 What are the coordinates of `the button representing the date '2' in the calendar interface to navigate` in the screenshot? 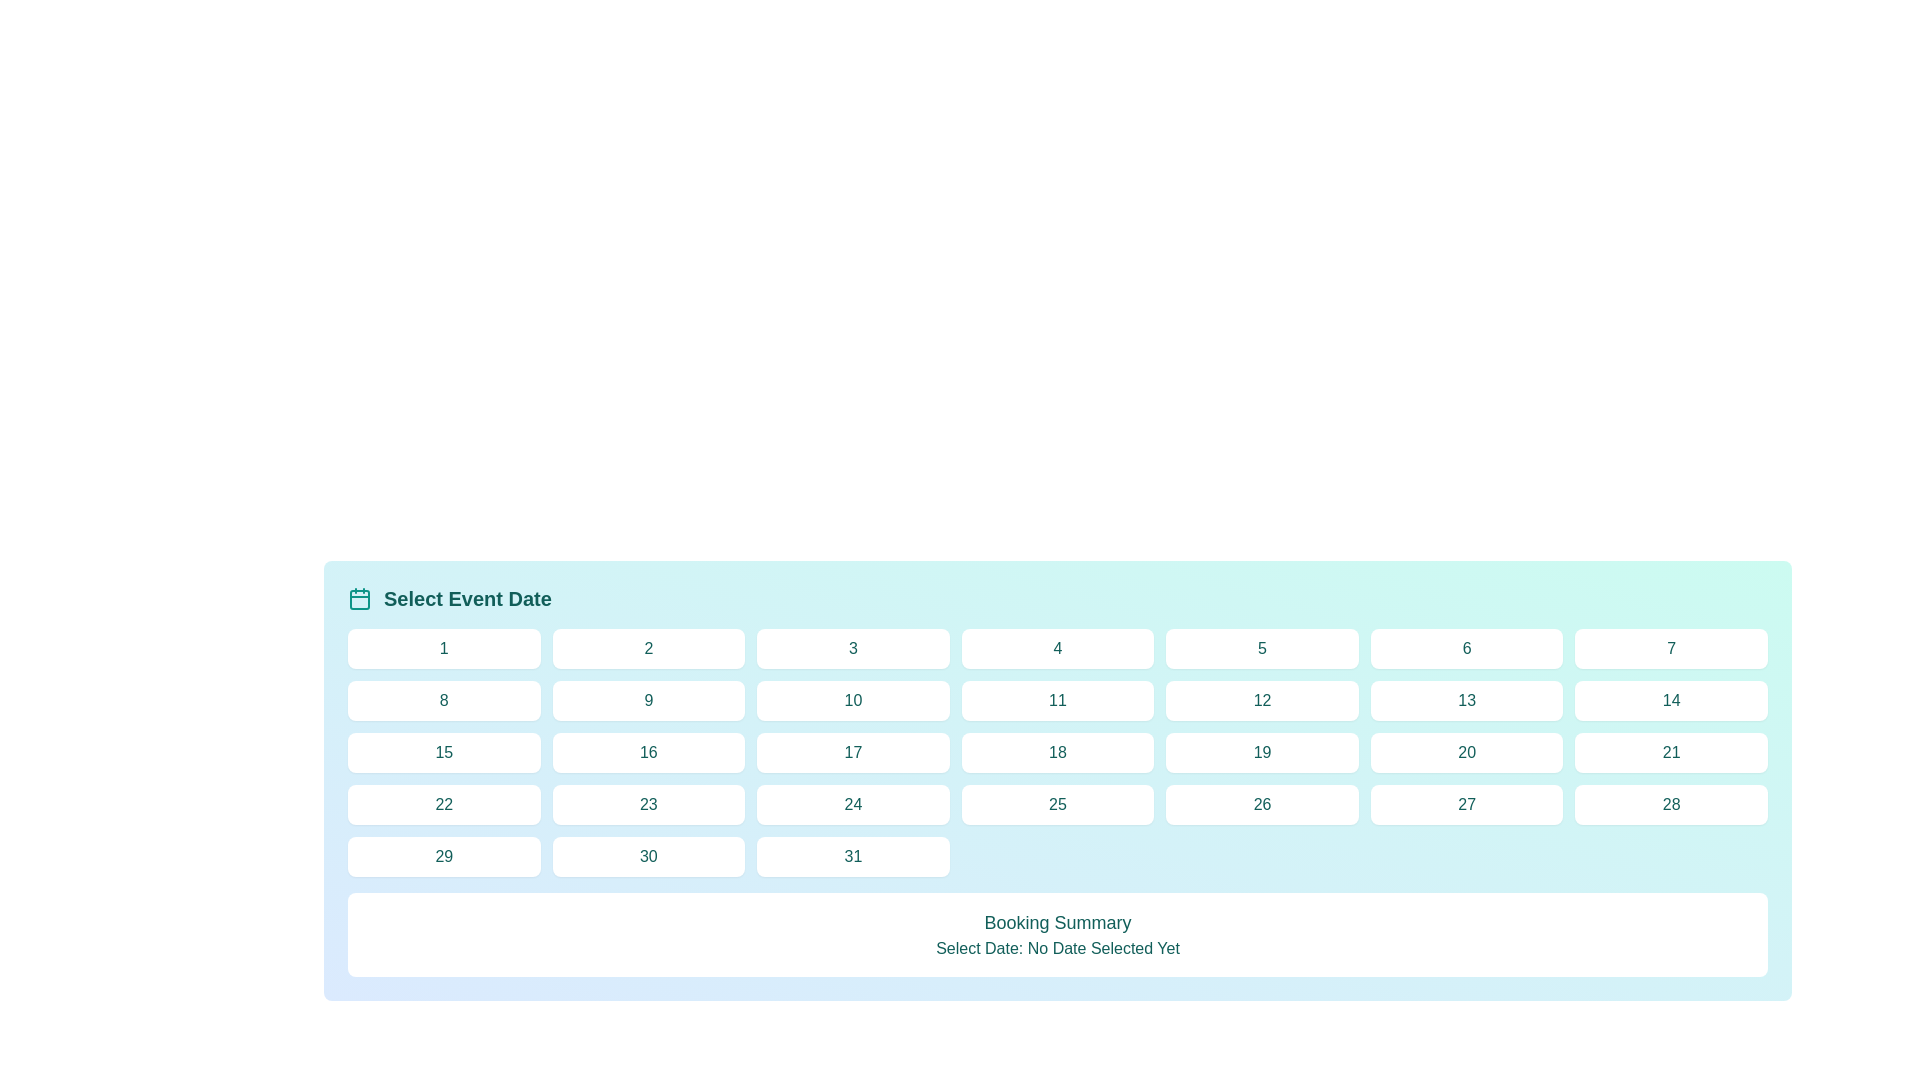 It's located at (648, 648).